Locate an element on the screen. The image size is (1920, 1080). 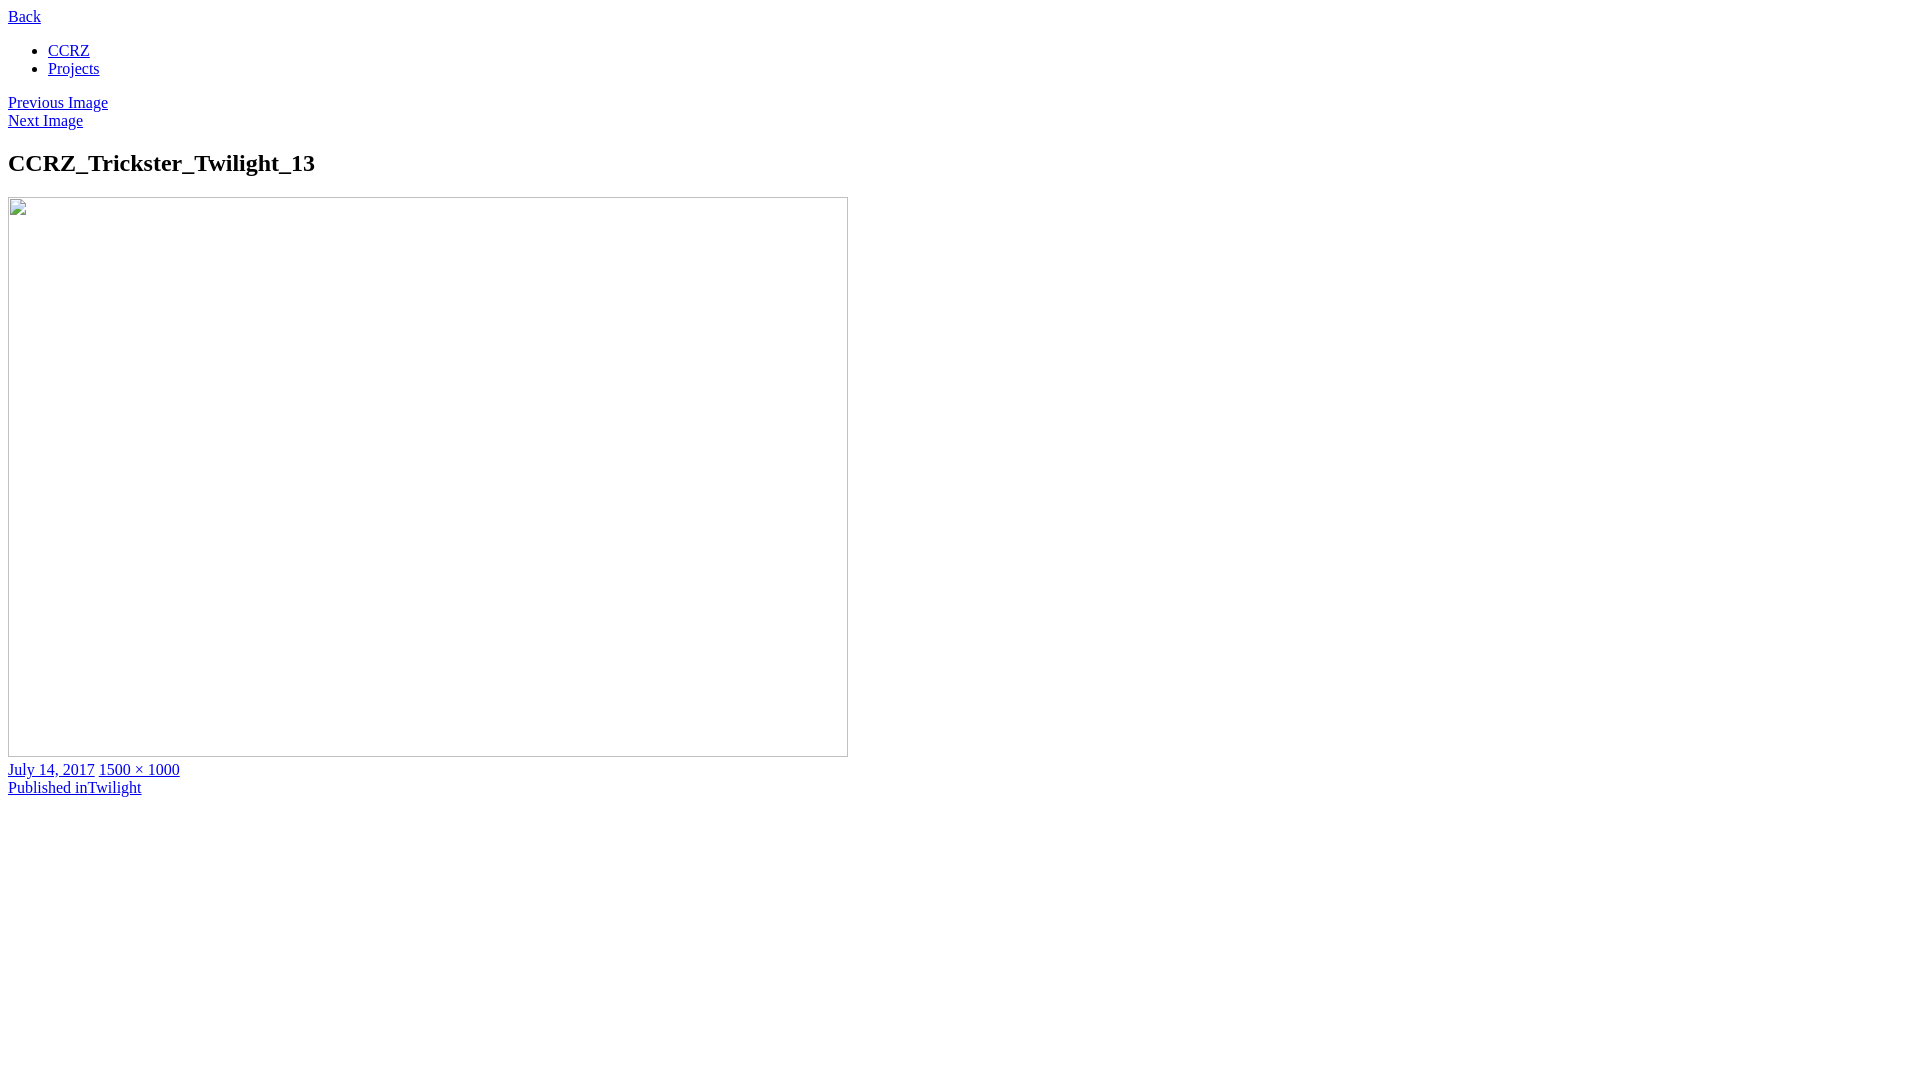
'July 14, 2017' is located at coordinates (51, 768).